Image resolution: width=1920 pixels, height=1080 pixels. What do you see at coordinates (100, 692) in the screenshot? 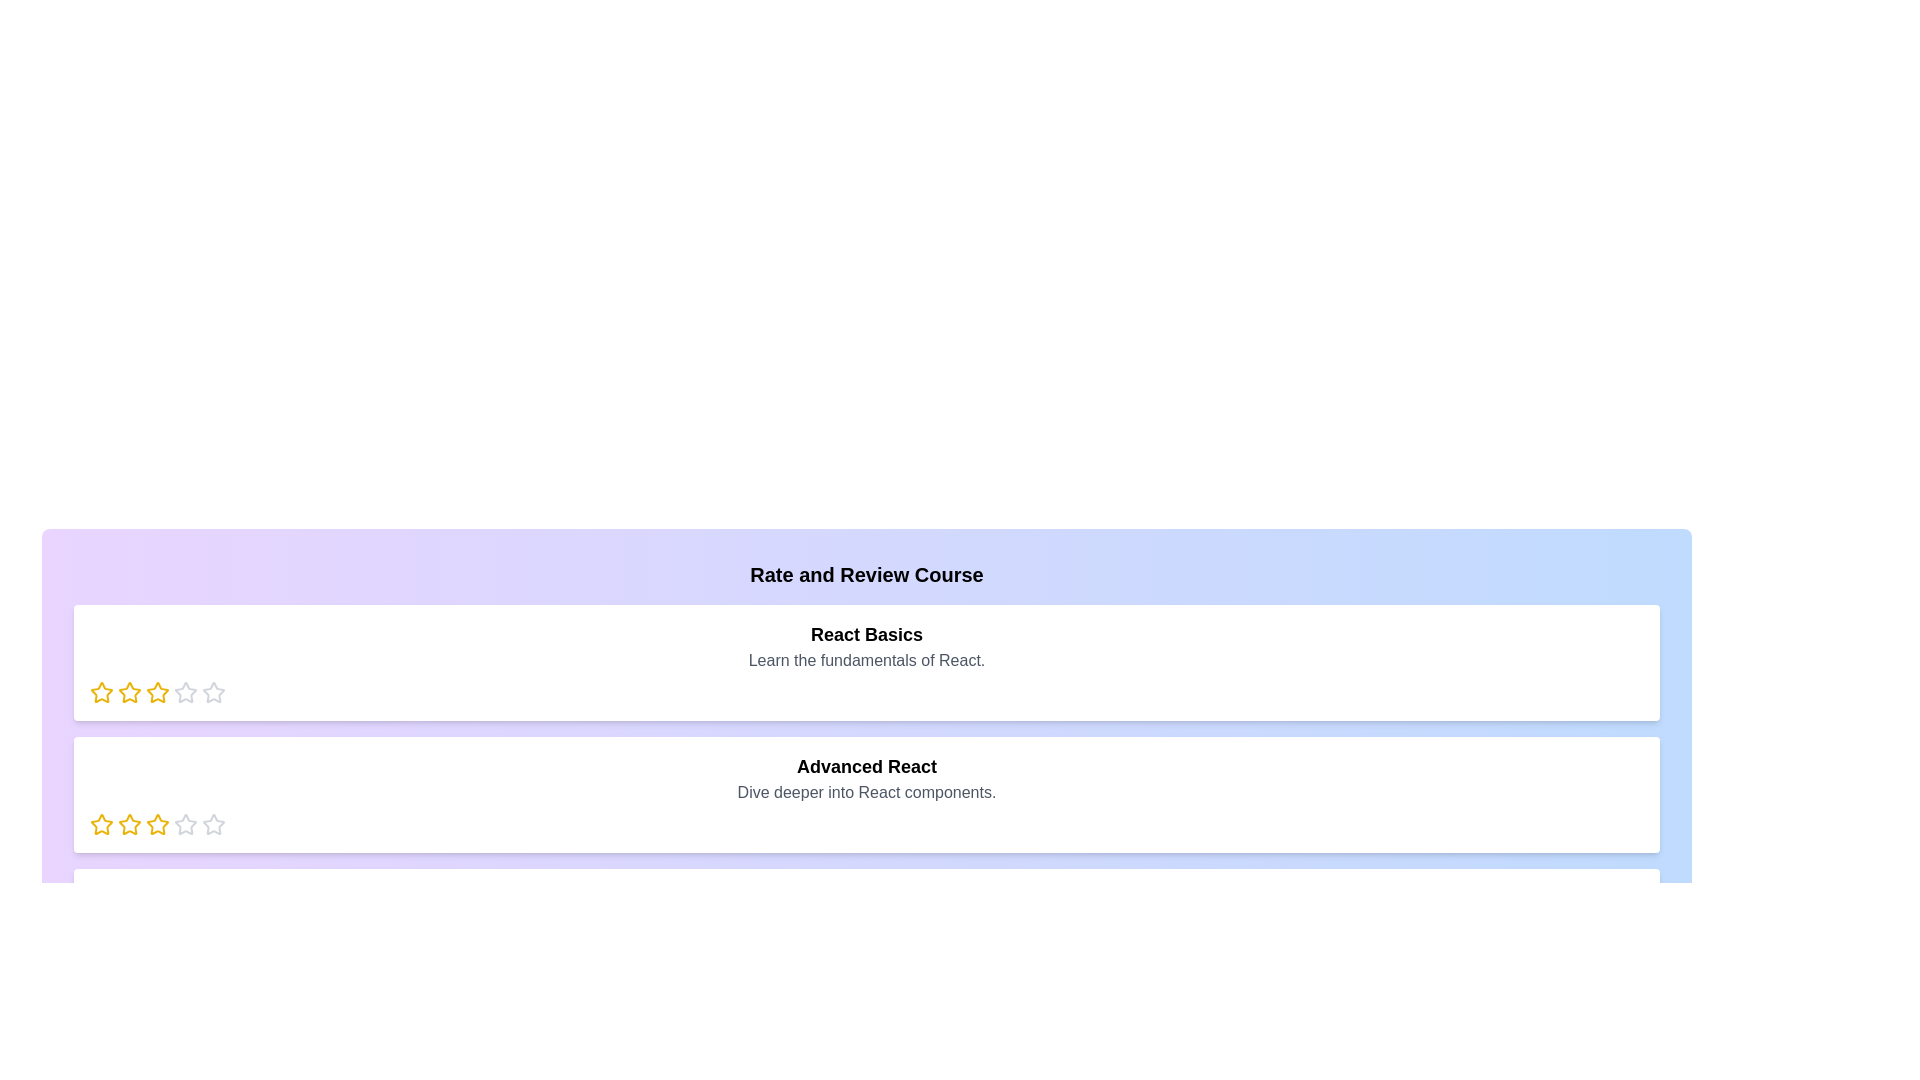
I see `the active yellow star icon to rate the item labeled 'React Basics' in the rating system` at bounding box center [100, 692].